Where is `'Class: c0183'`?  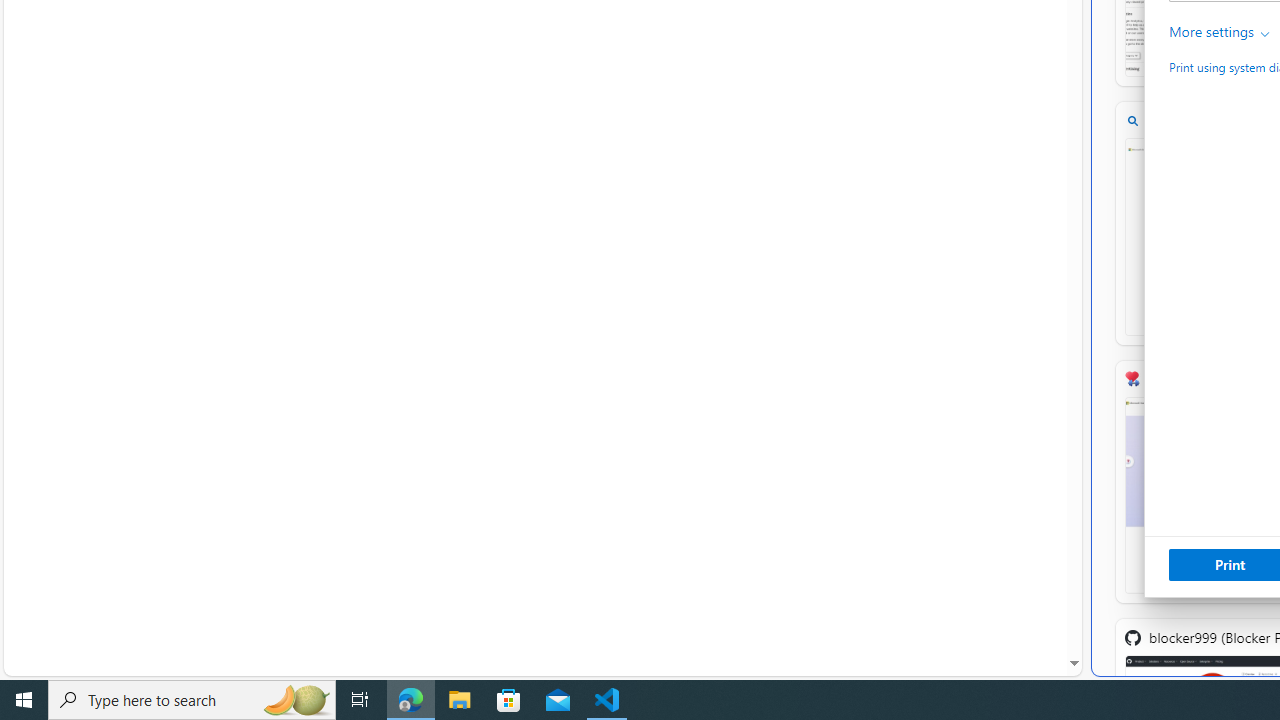
'Class: c0183' is located at coordinates (1264, 34).